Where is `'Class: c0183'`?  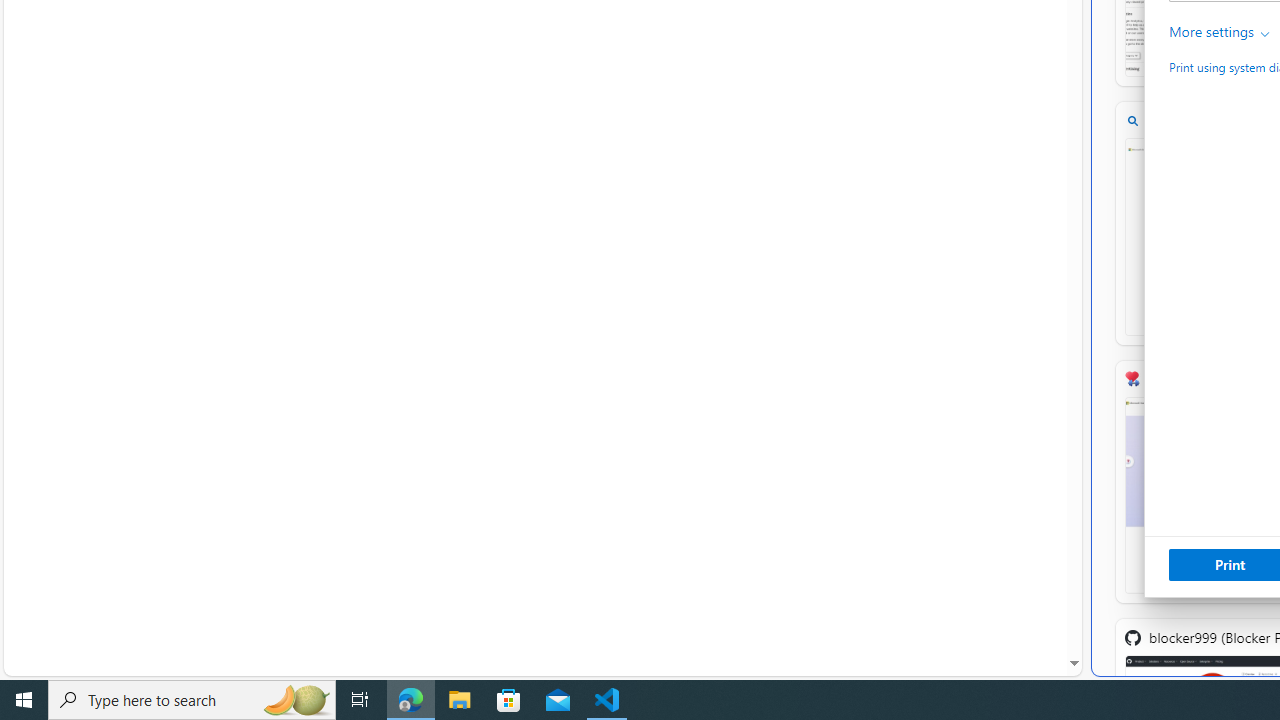
'Class: c0183' is located at coordinates (1264, 34).